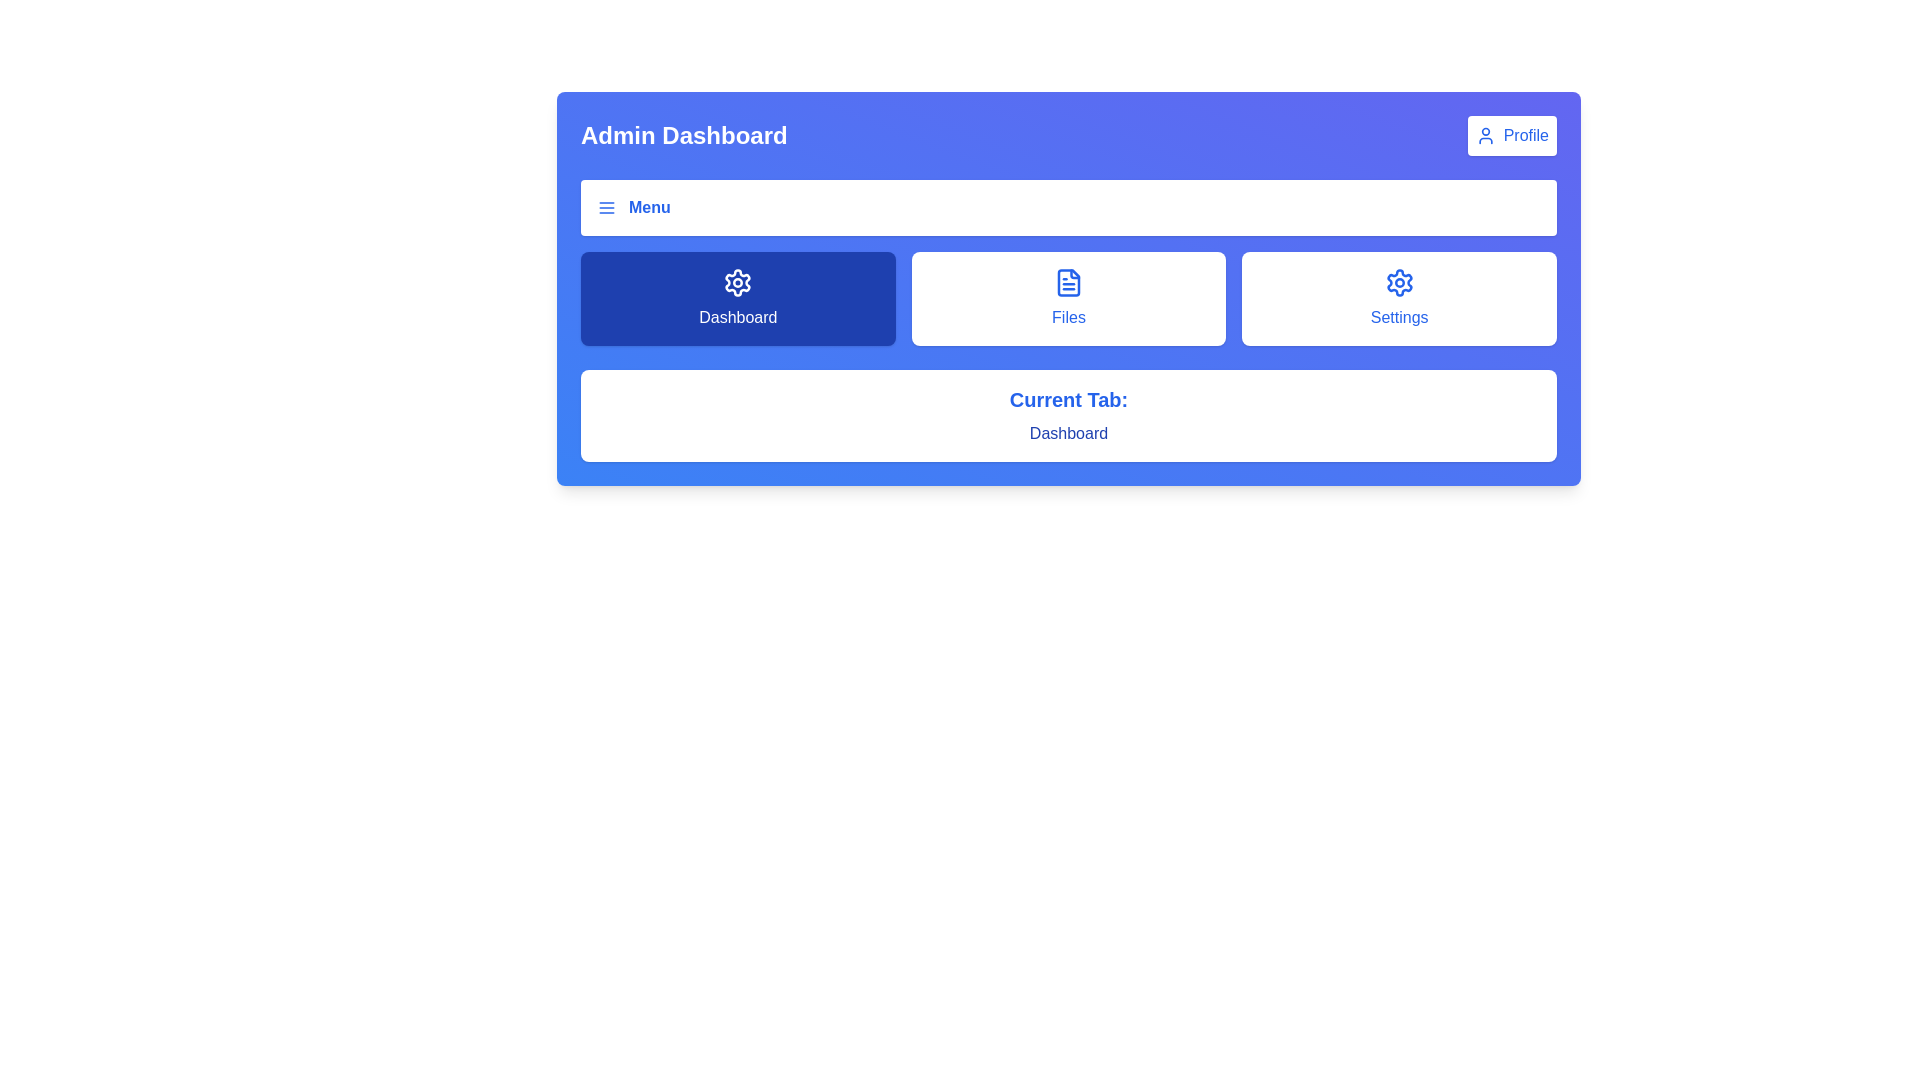  What do you see at coordinates (737, 316) in the screenshot?
I see `the text label inside the dark blue button that navigates to the 'Dashboard' section of the application` at bounding box center [737, 316].